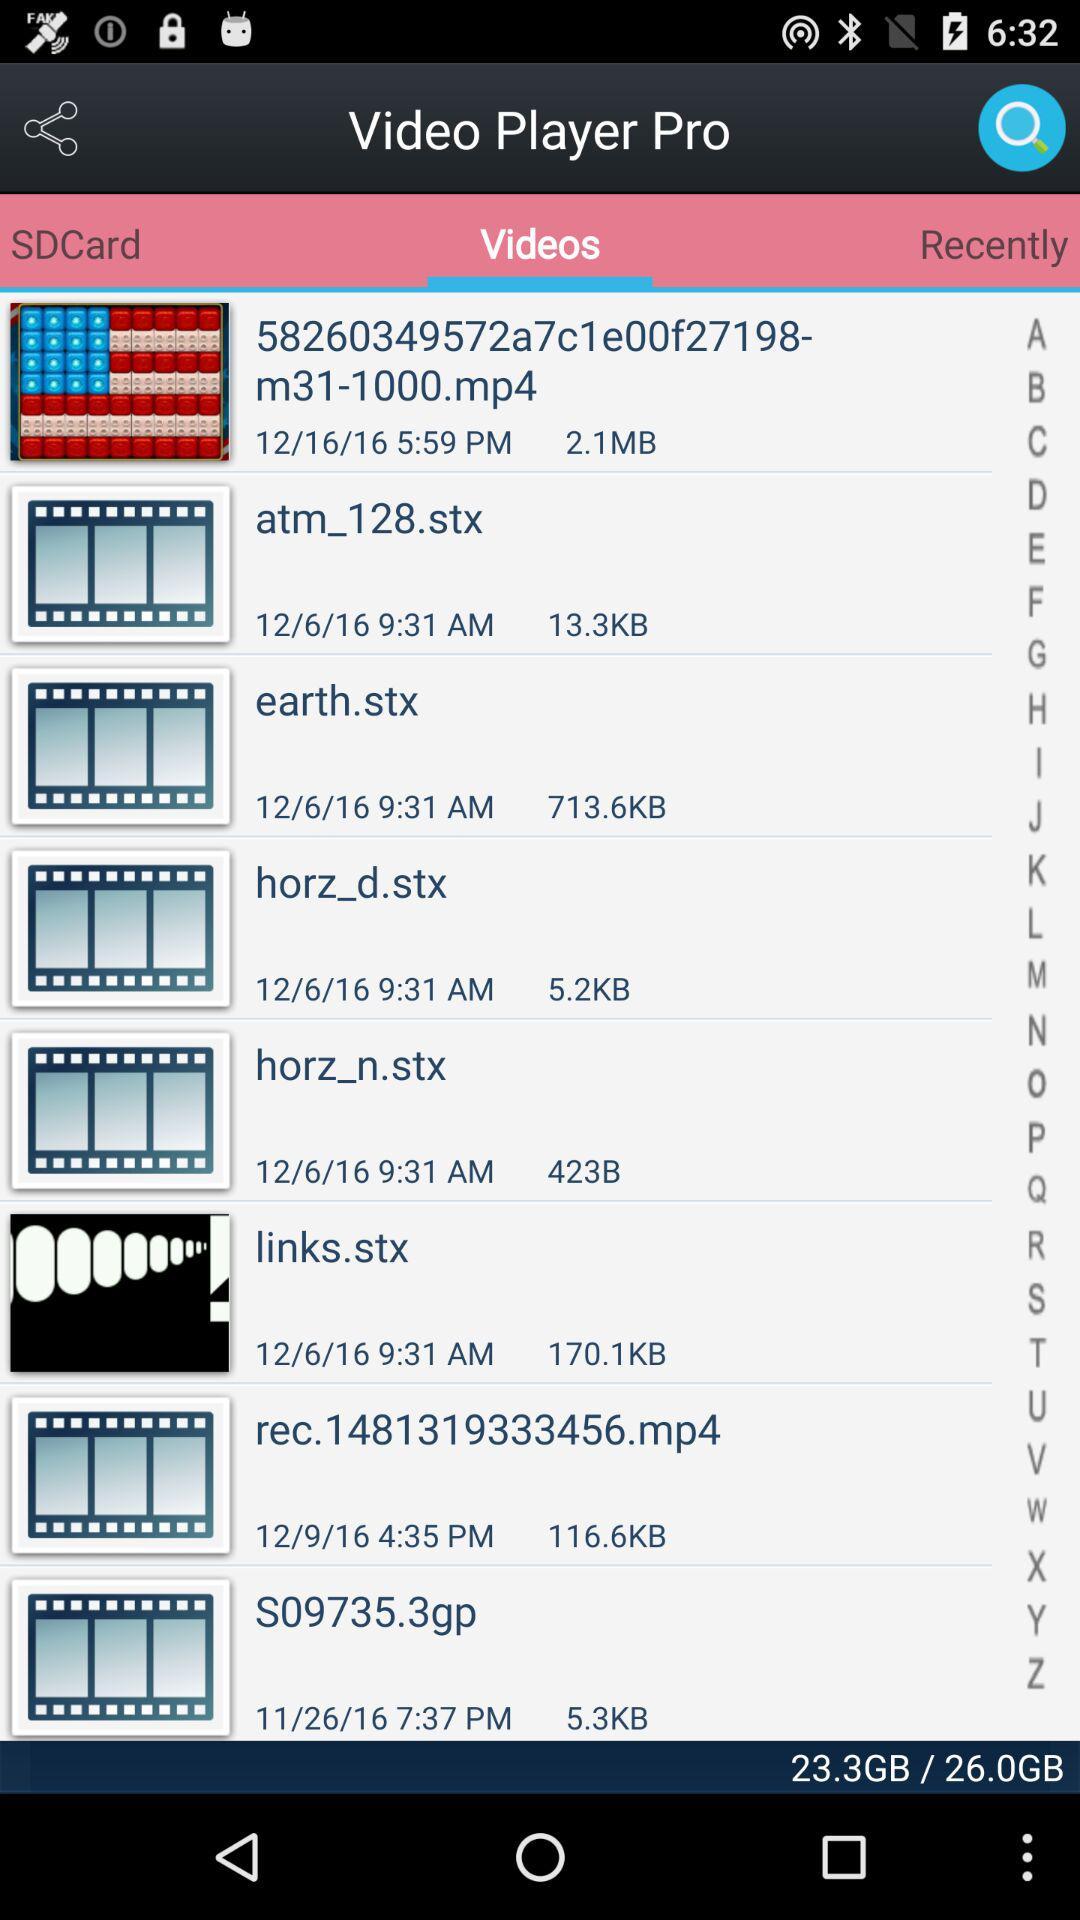 Image resolution: width=1080 pixels, height=1920 pixels. I want to click on search the video, so click(1021, 127).